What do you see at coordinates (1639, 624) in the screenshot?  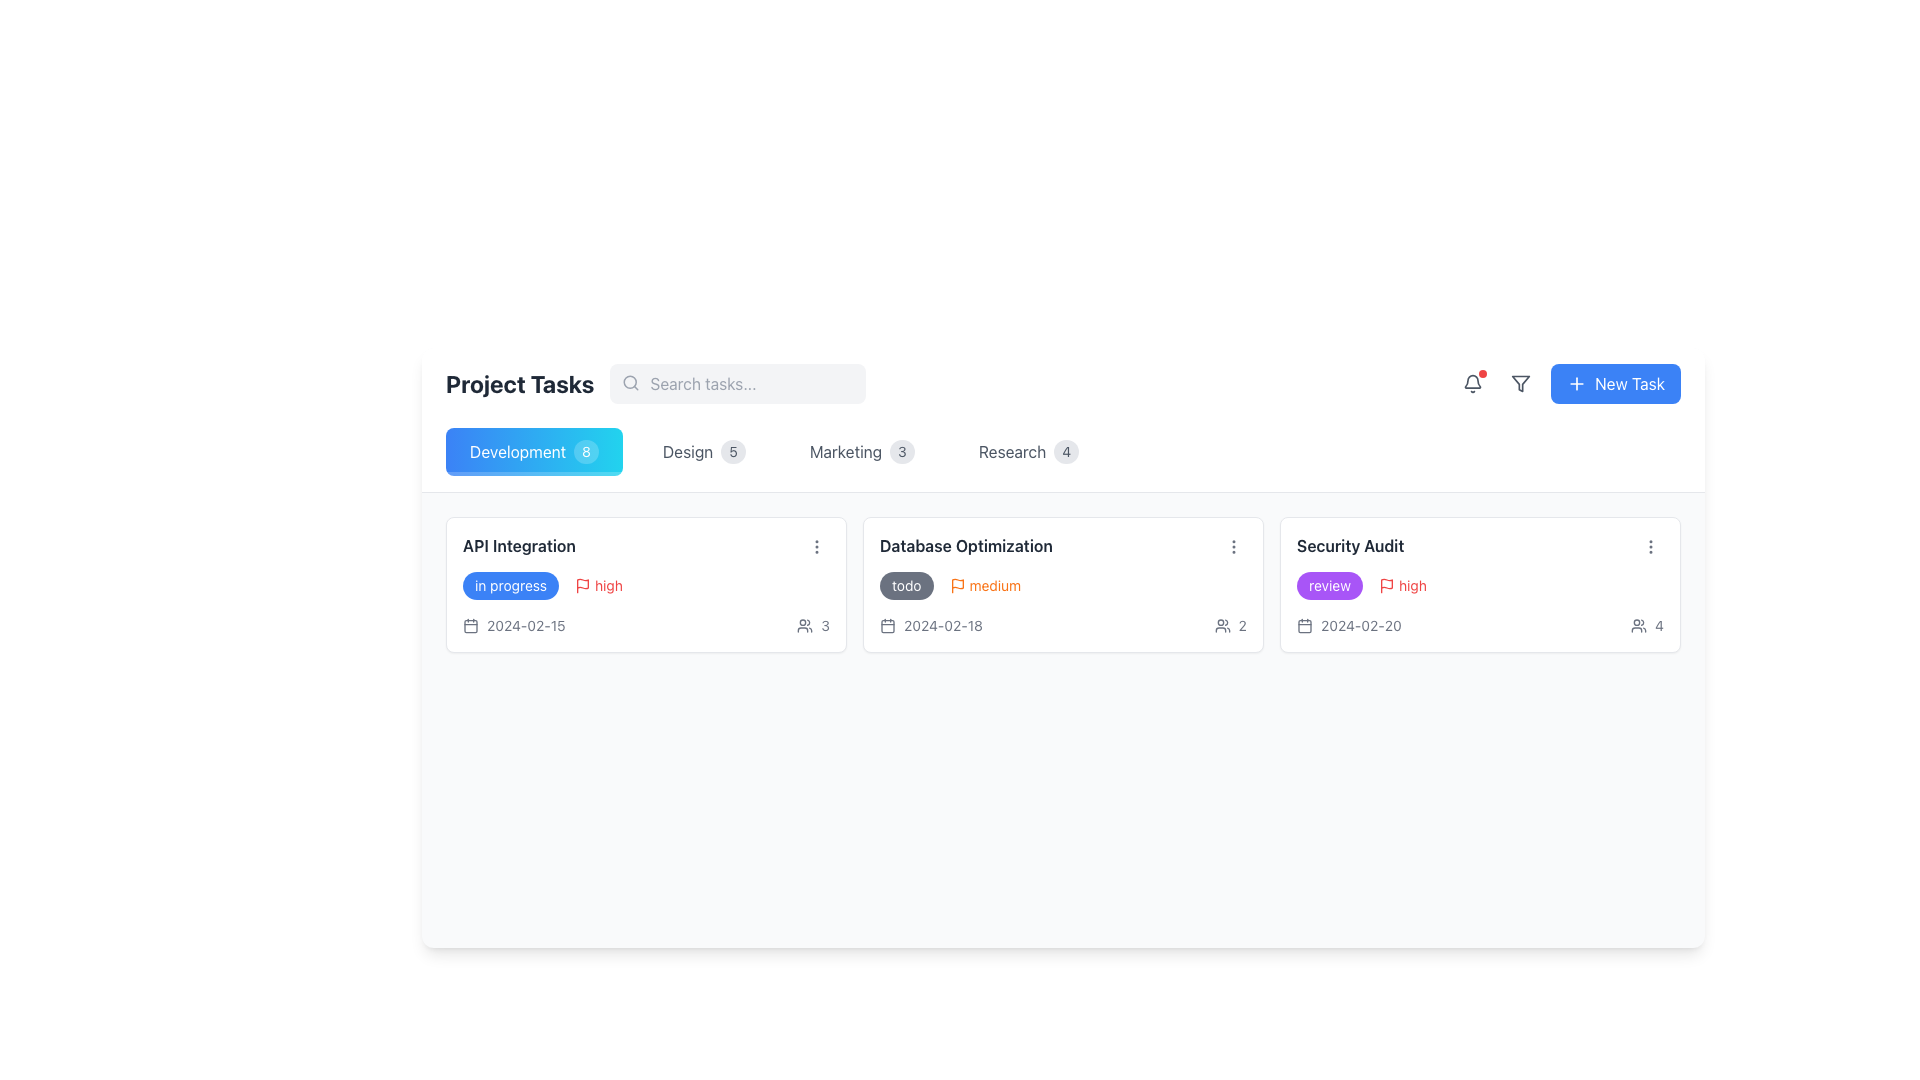 I see `the user icon located to the right side of the interface header, slightly to the left of the numeric indicator '4'` at bounding box center [1639, 624].